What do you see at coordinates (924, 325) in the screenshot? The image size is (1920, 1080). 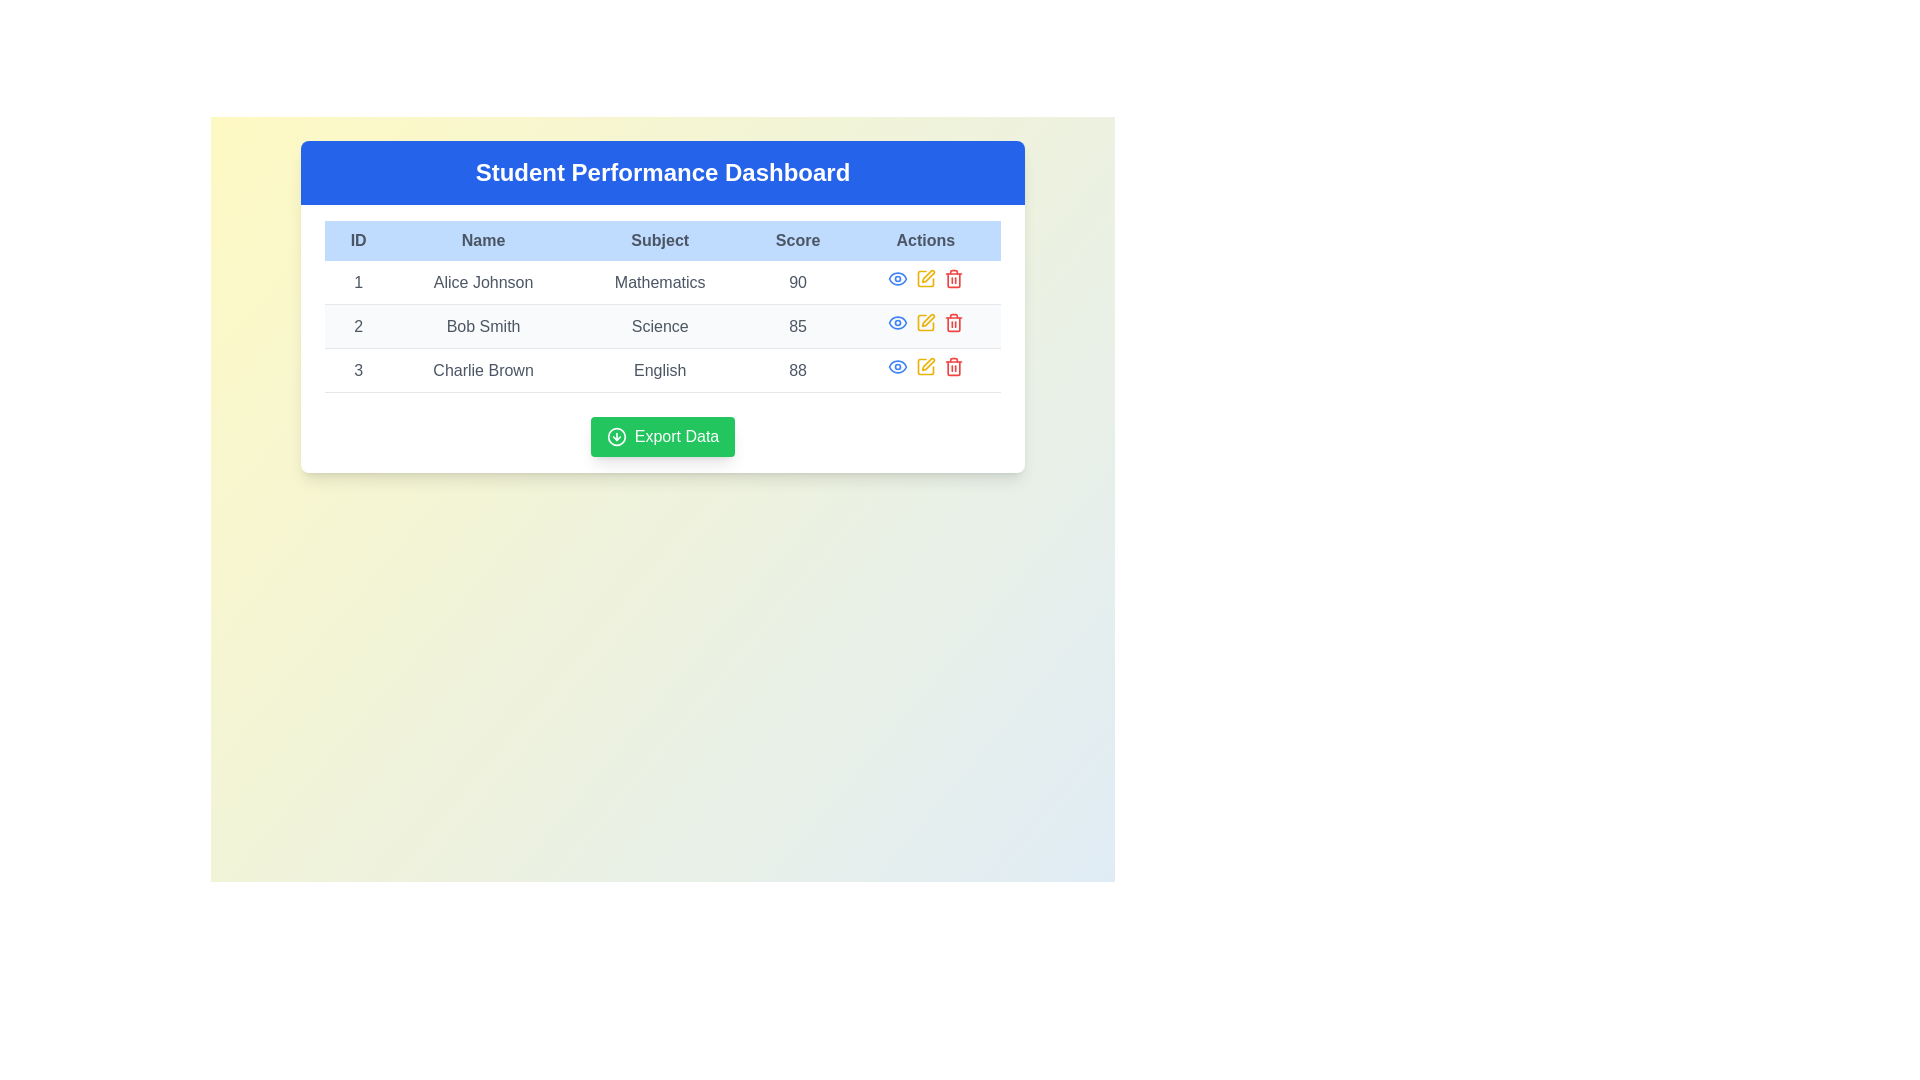 I see `the Icon Button in the 'Actions' column for 'Bob Smith'` at bounding box center [924, 325].